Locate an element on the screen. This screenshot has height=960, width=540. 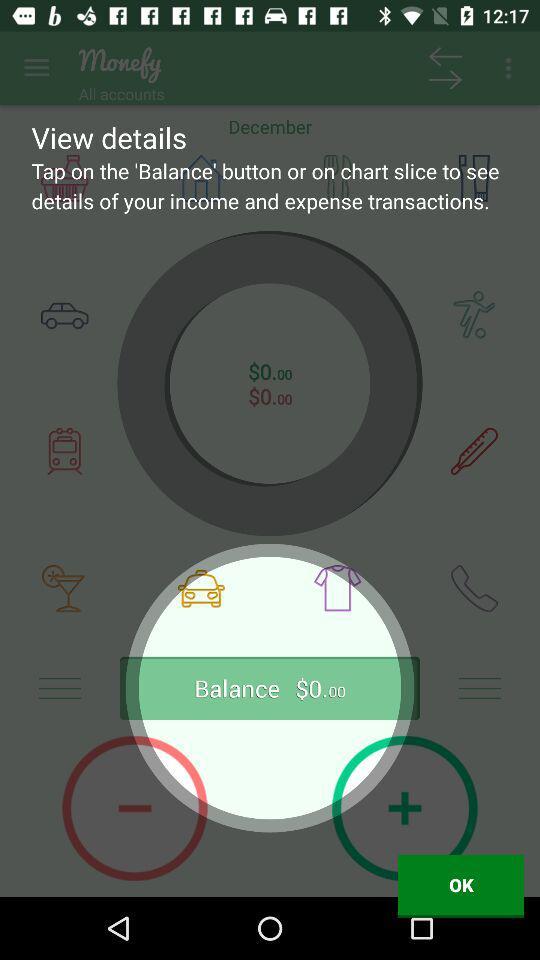
the menu icon is located at coordinates (479, 688).